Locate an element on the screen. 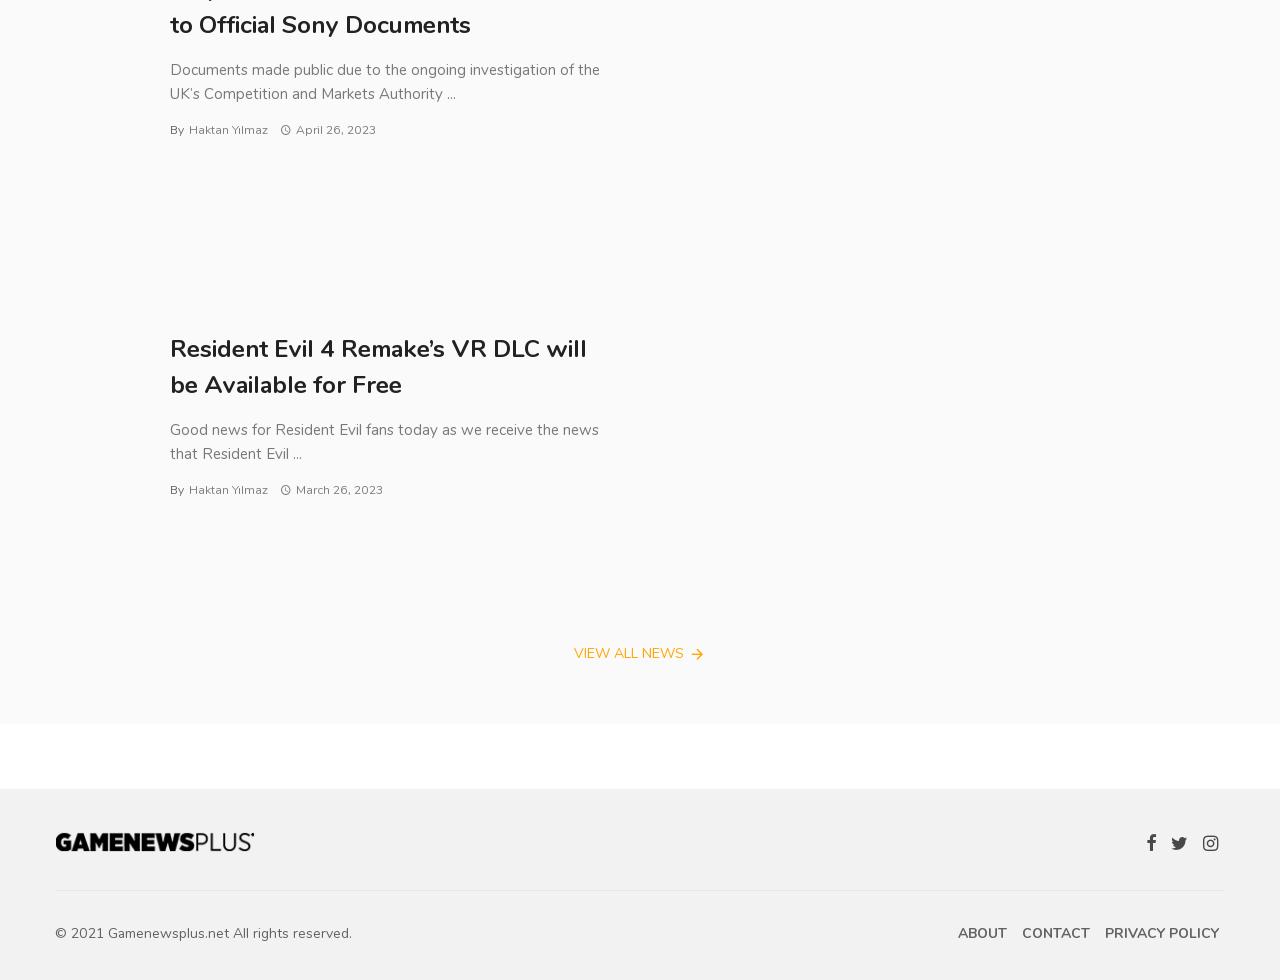 This screenshot has height=980, width=1280. 'View all News' is located at coordinates (626, 653).